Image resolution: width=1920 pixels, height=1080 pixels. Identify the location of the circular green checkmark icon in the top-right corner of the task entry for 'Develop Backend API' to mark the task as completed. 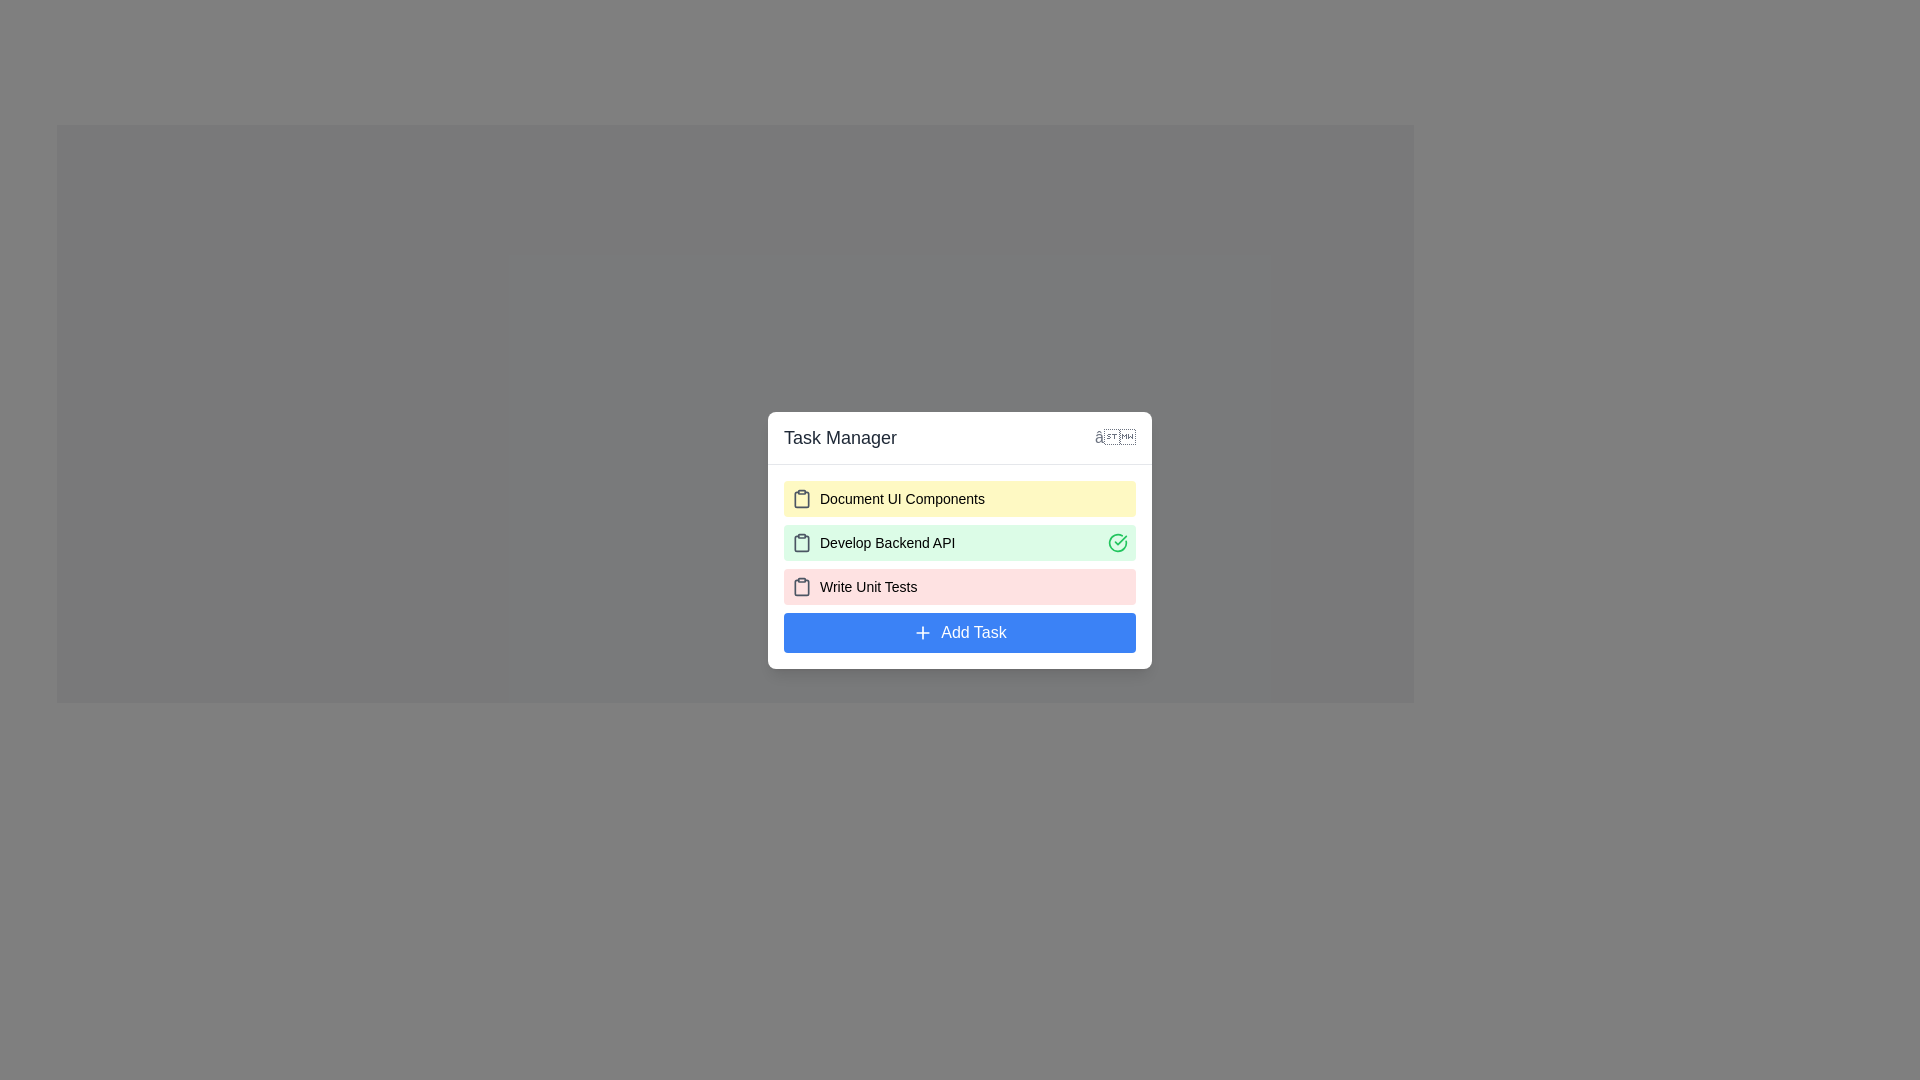
(1117, 542).